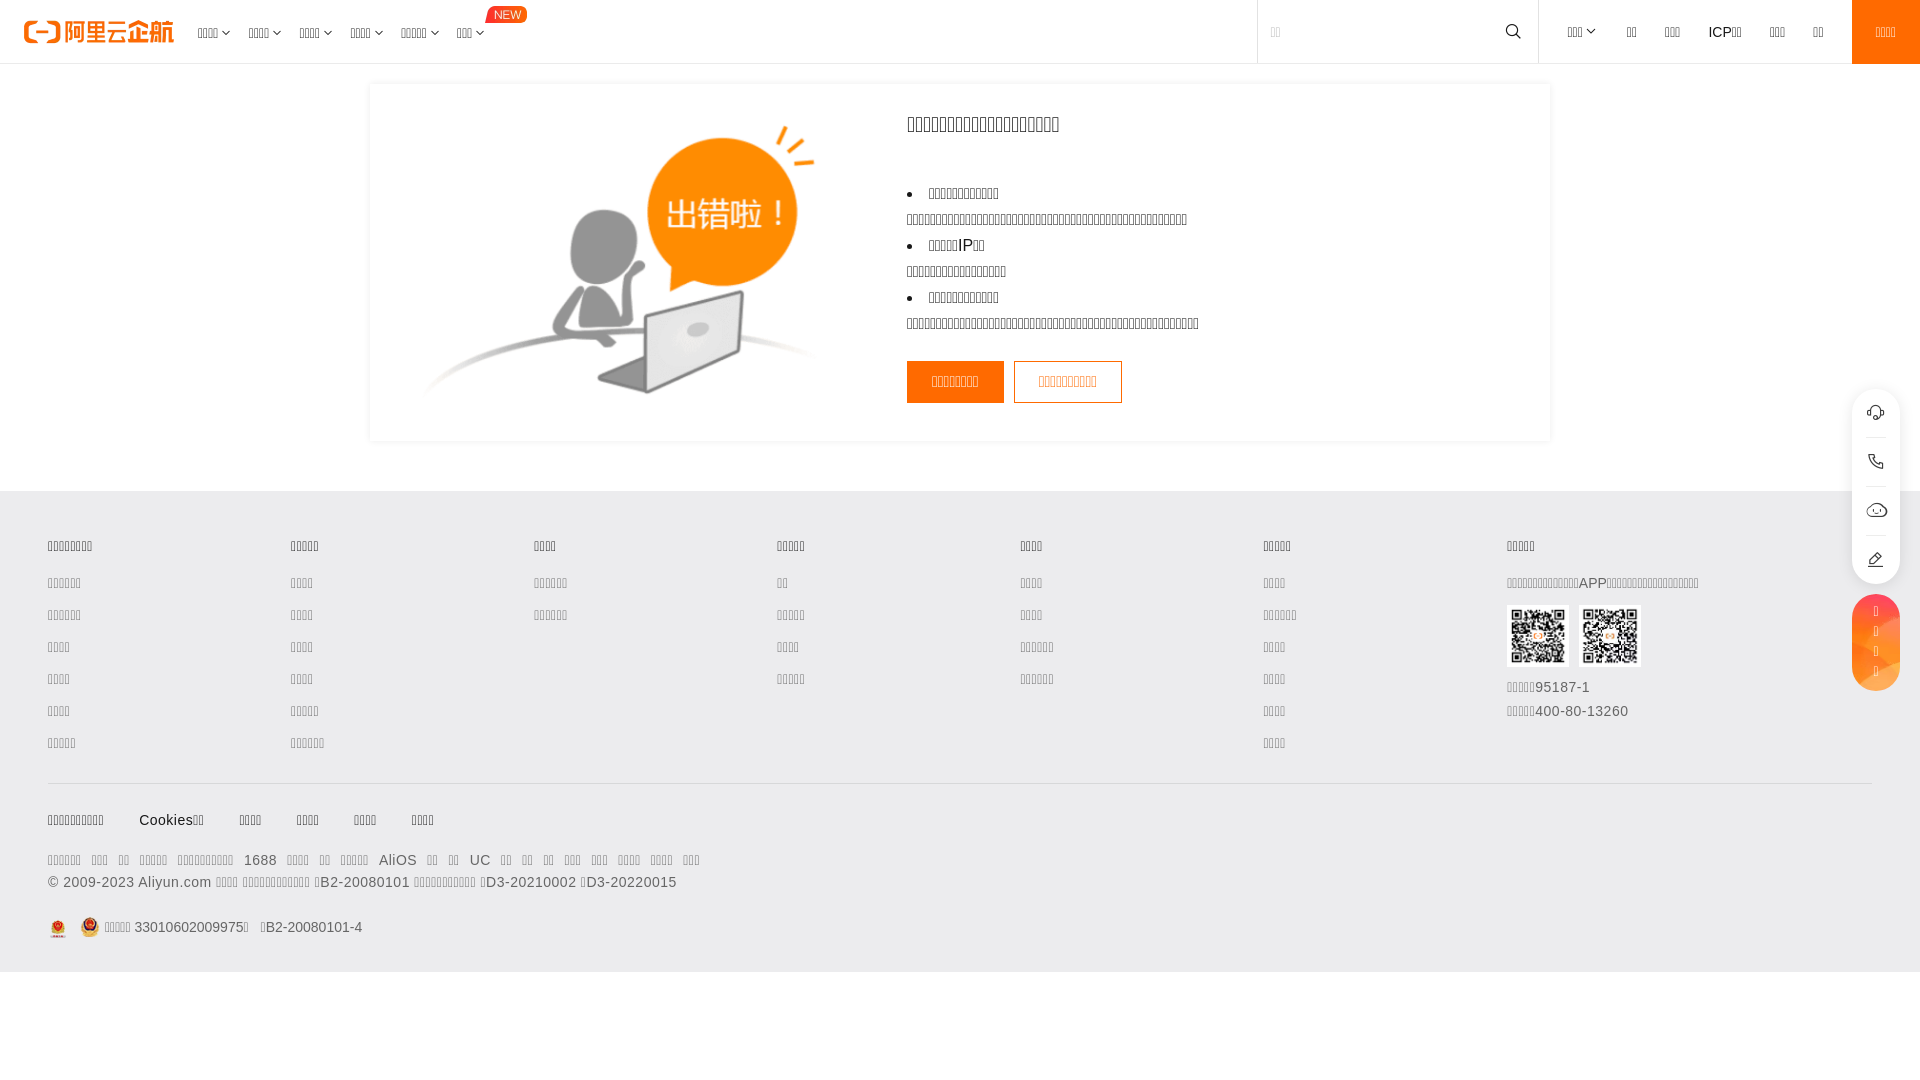 The width and height of the screenshot is (1920, 1080). Describe the element at coordinates (243, 859) in the screenshot. I see `'1688'` at that location.